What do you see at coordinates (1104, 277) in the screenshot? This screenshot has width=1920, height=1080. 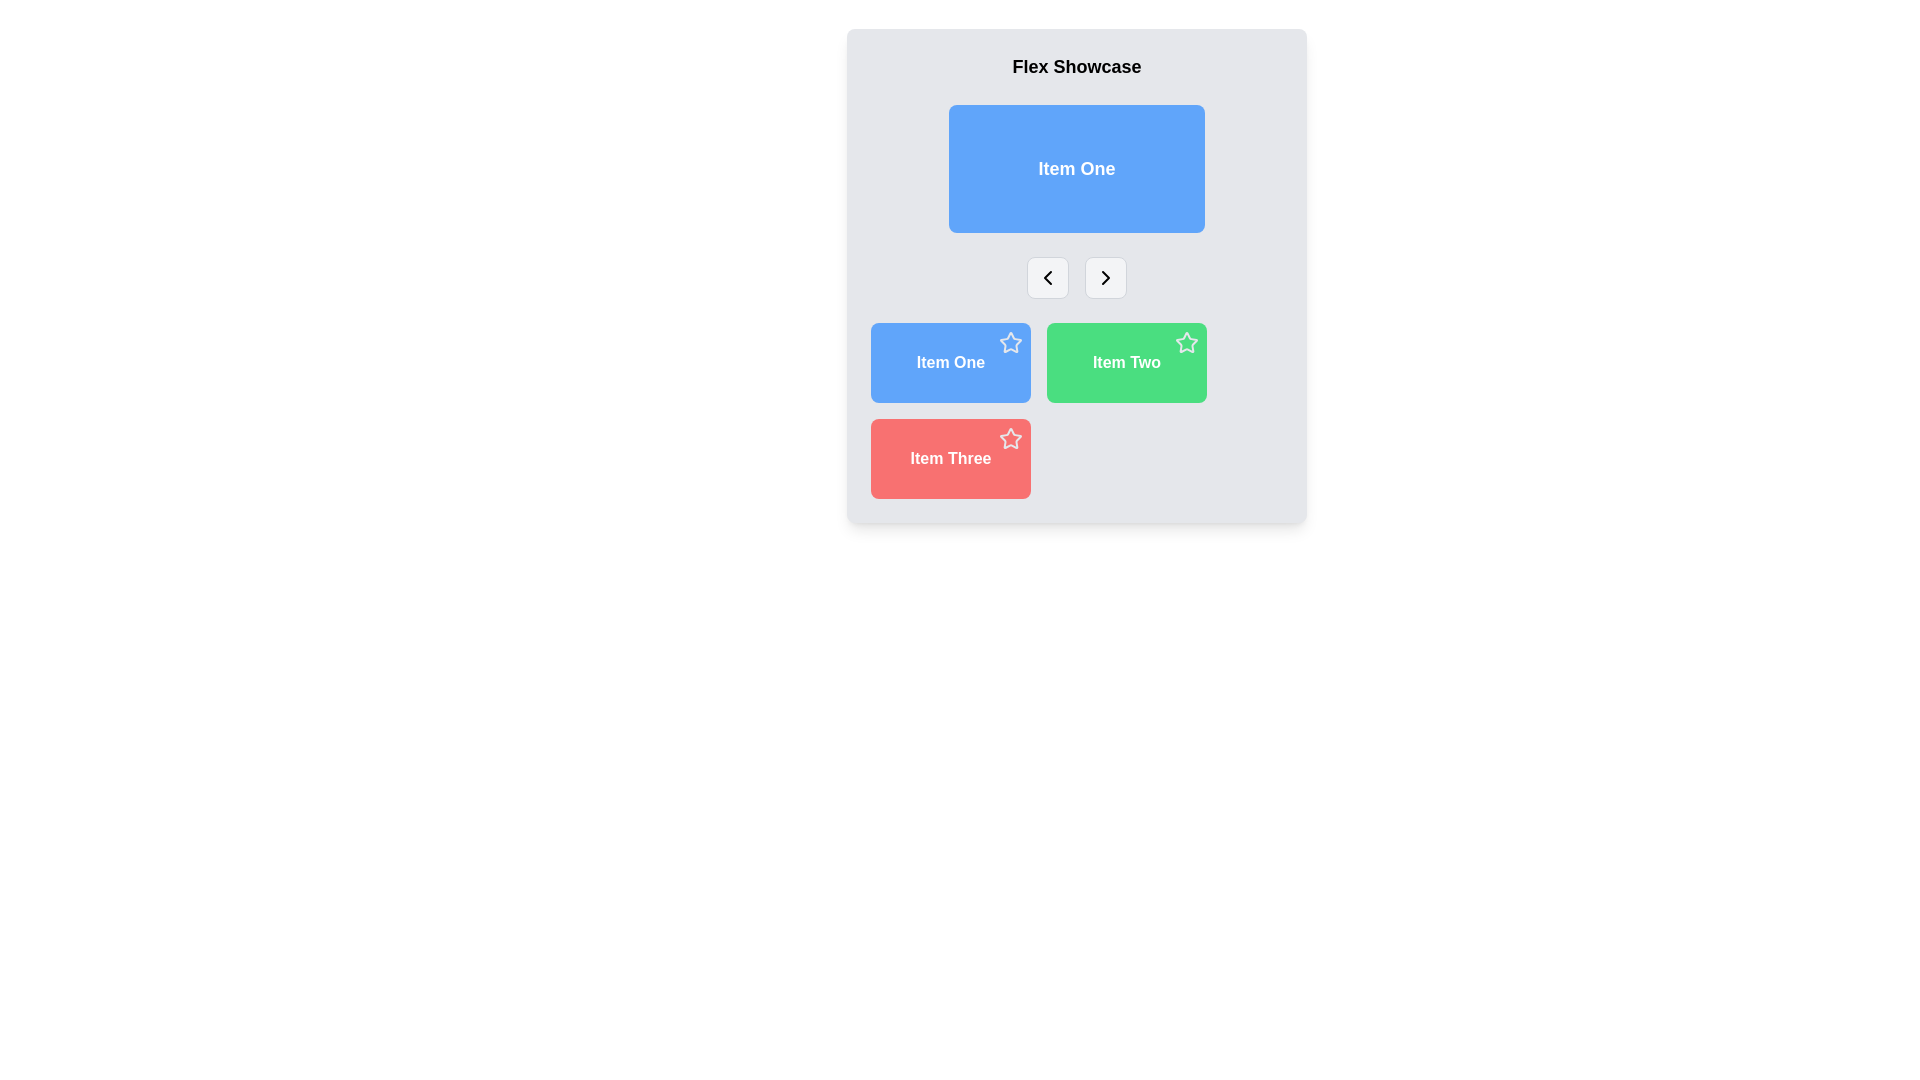 I see `the right-facing chevron arrow icon within the navigation button` at bounding box center [1104, 277].